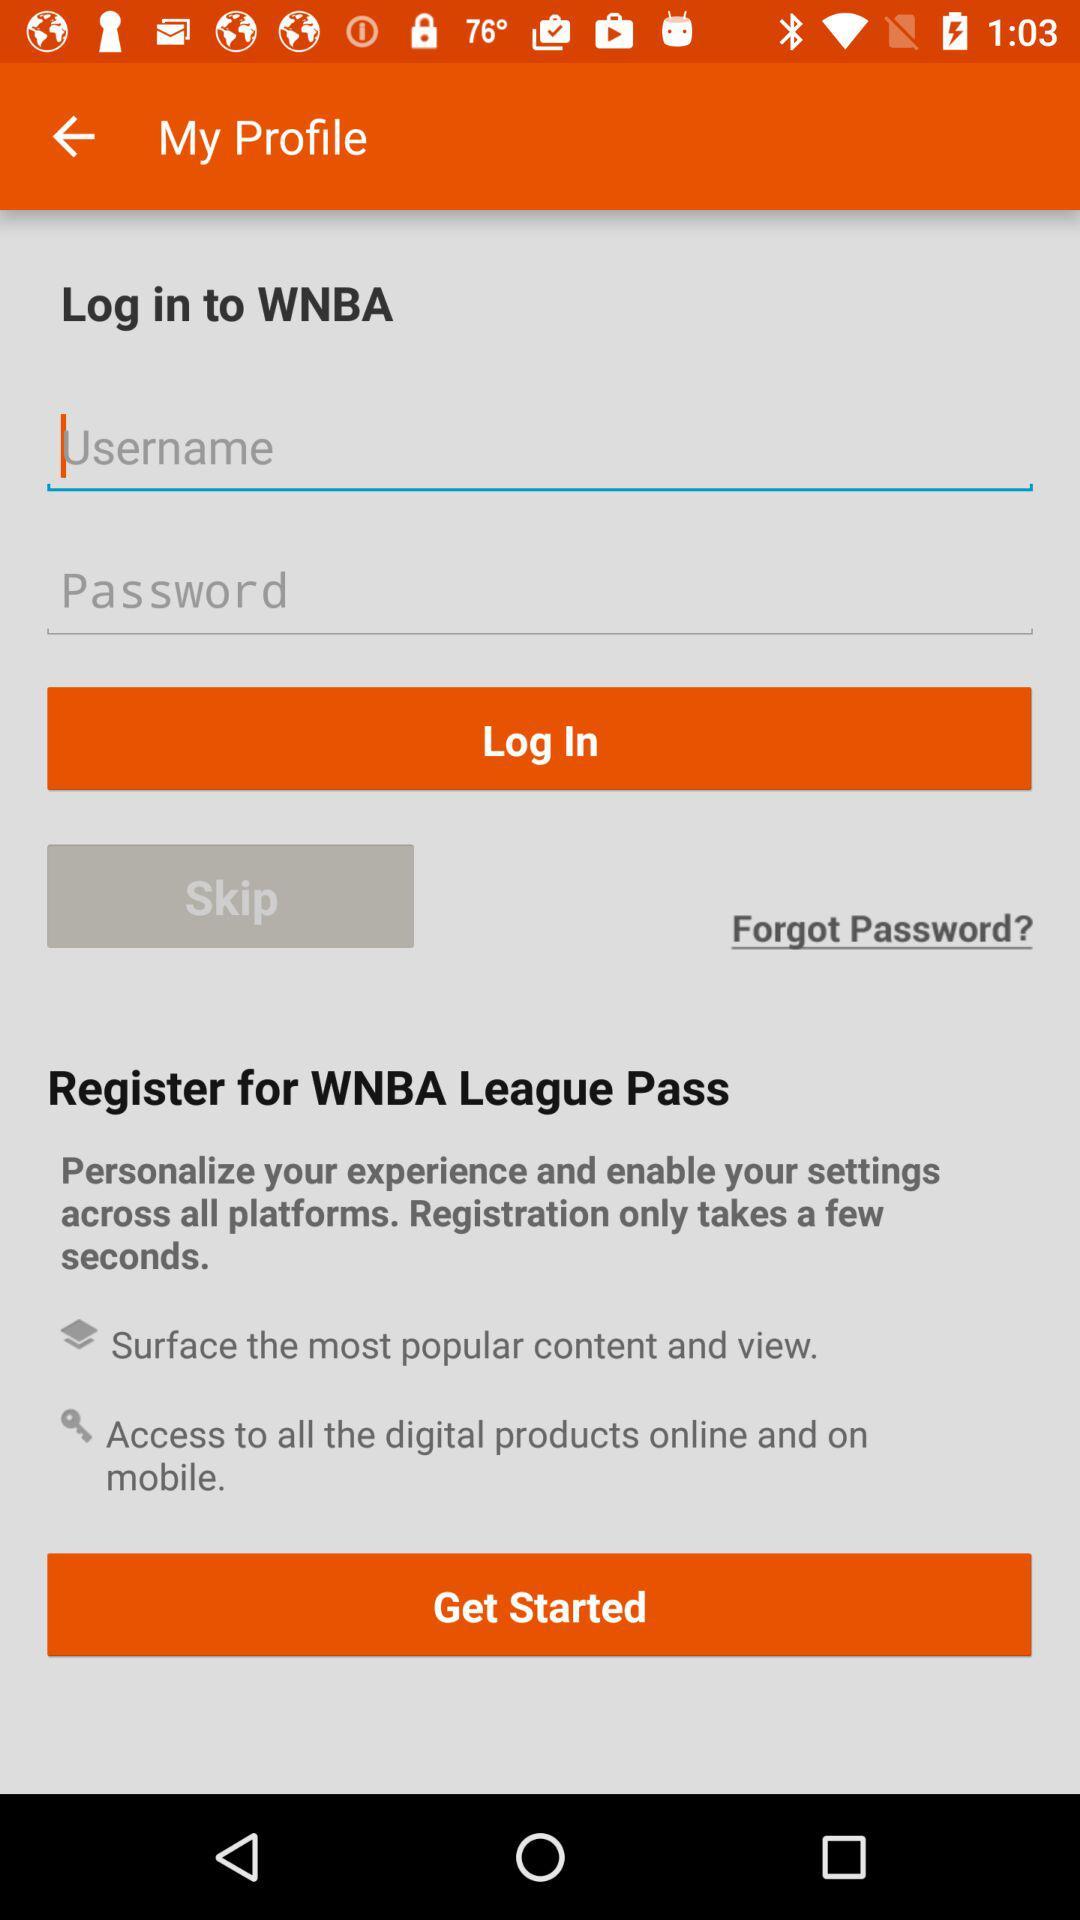 This screenshot has height=1920, width=1080. What do you see at coordinates (72, 135) in the screenshot?
I see `the item to the left of the my profile icon` at bounding box center [72, 135].